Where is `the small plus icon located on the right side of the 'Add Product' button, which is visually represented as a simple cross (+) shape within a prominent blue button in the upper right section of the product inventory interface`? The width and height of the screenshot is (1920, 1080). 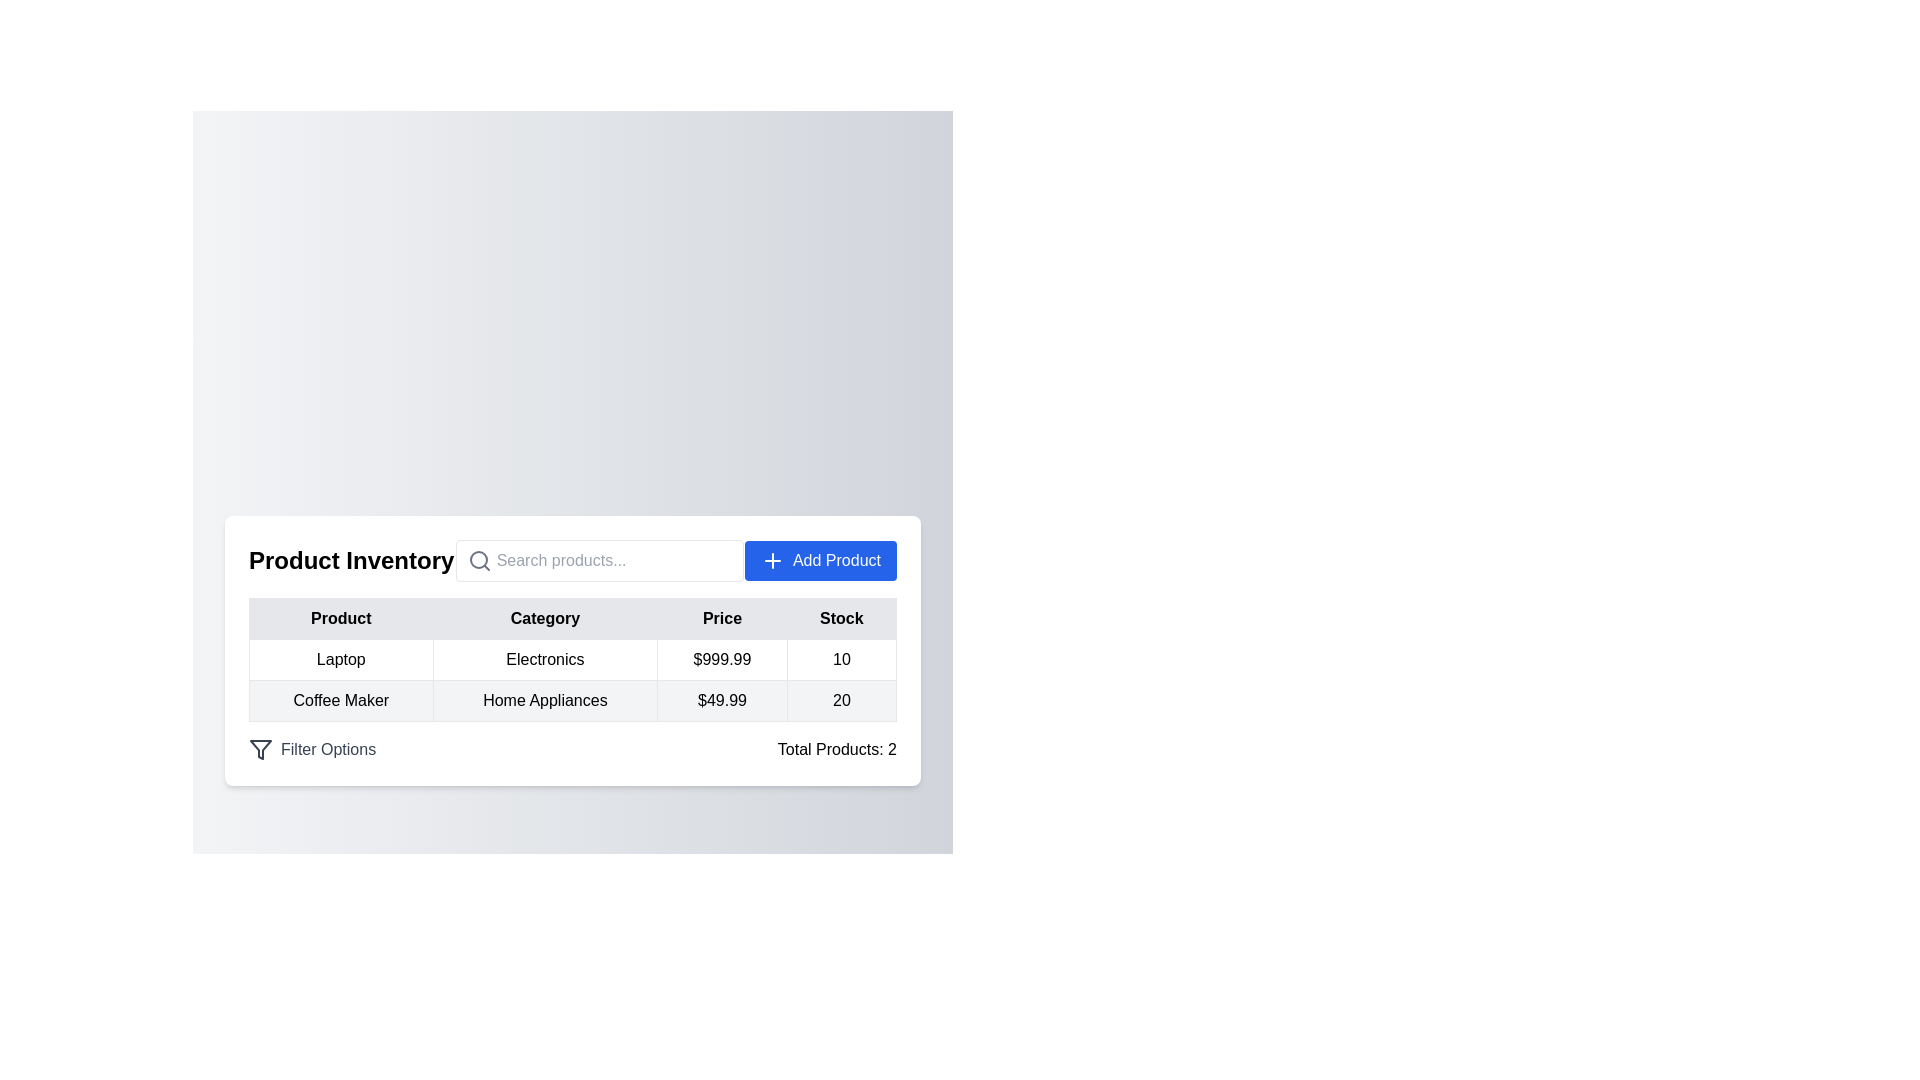
the small plus icon located on the right side of the 'Add Product' button, which is visually represented as a simple cross (+) shape within a prominent blue button in the upper right section of the product inventory interface is located at coordinates (771, 560).